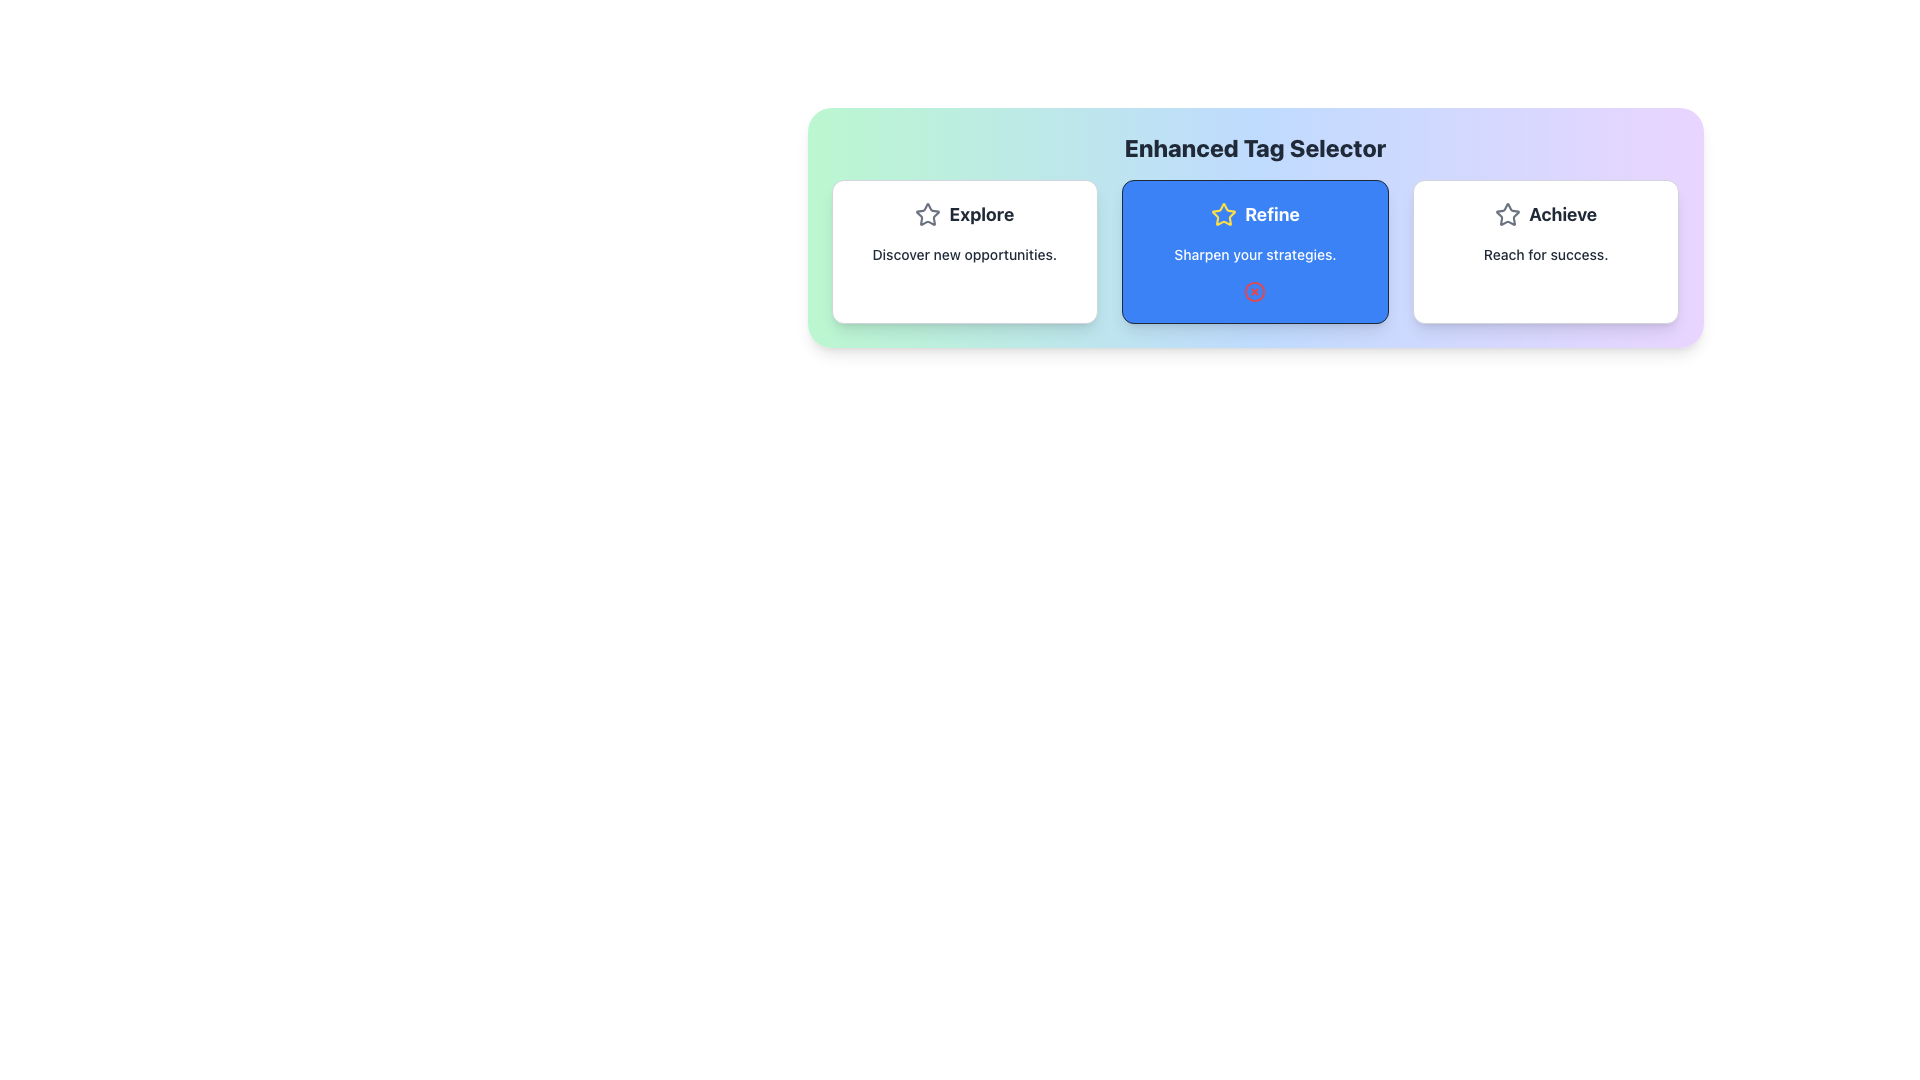  I want to click on the decorative icon associated with the 'Explore' feature, which is the first icon in the Explore section, positioned to the left of the text 'Explore', so click(927, 215).